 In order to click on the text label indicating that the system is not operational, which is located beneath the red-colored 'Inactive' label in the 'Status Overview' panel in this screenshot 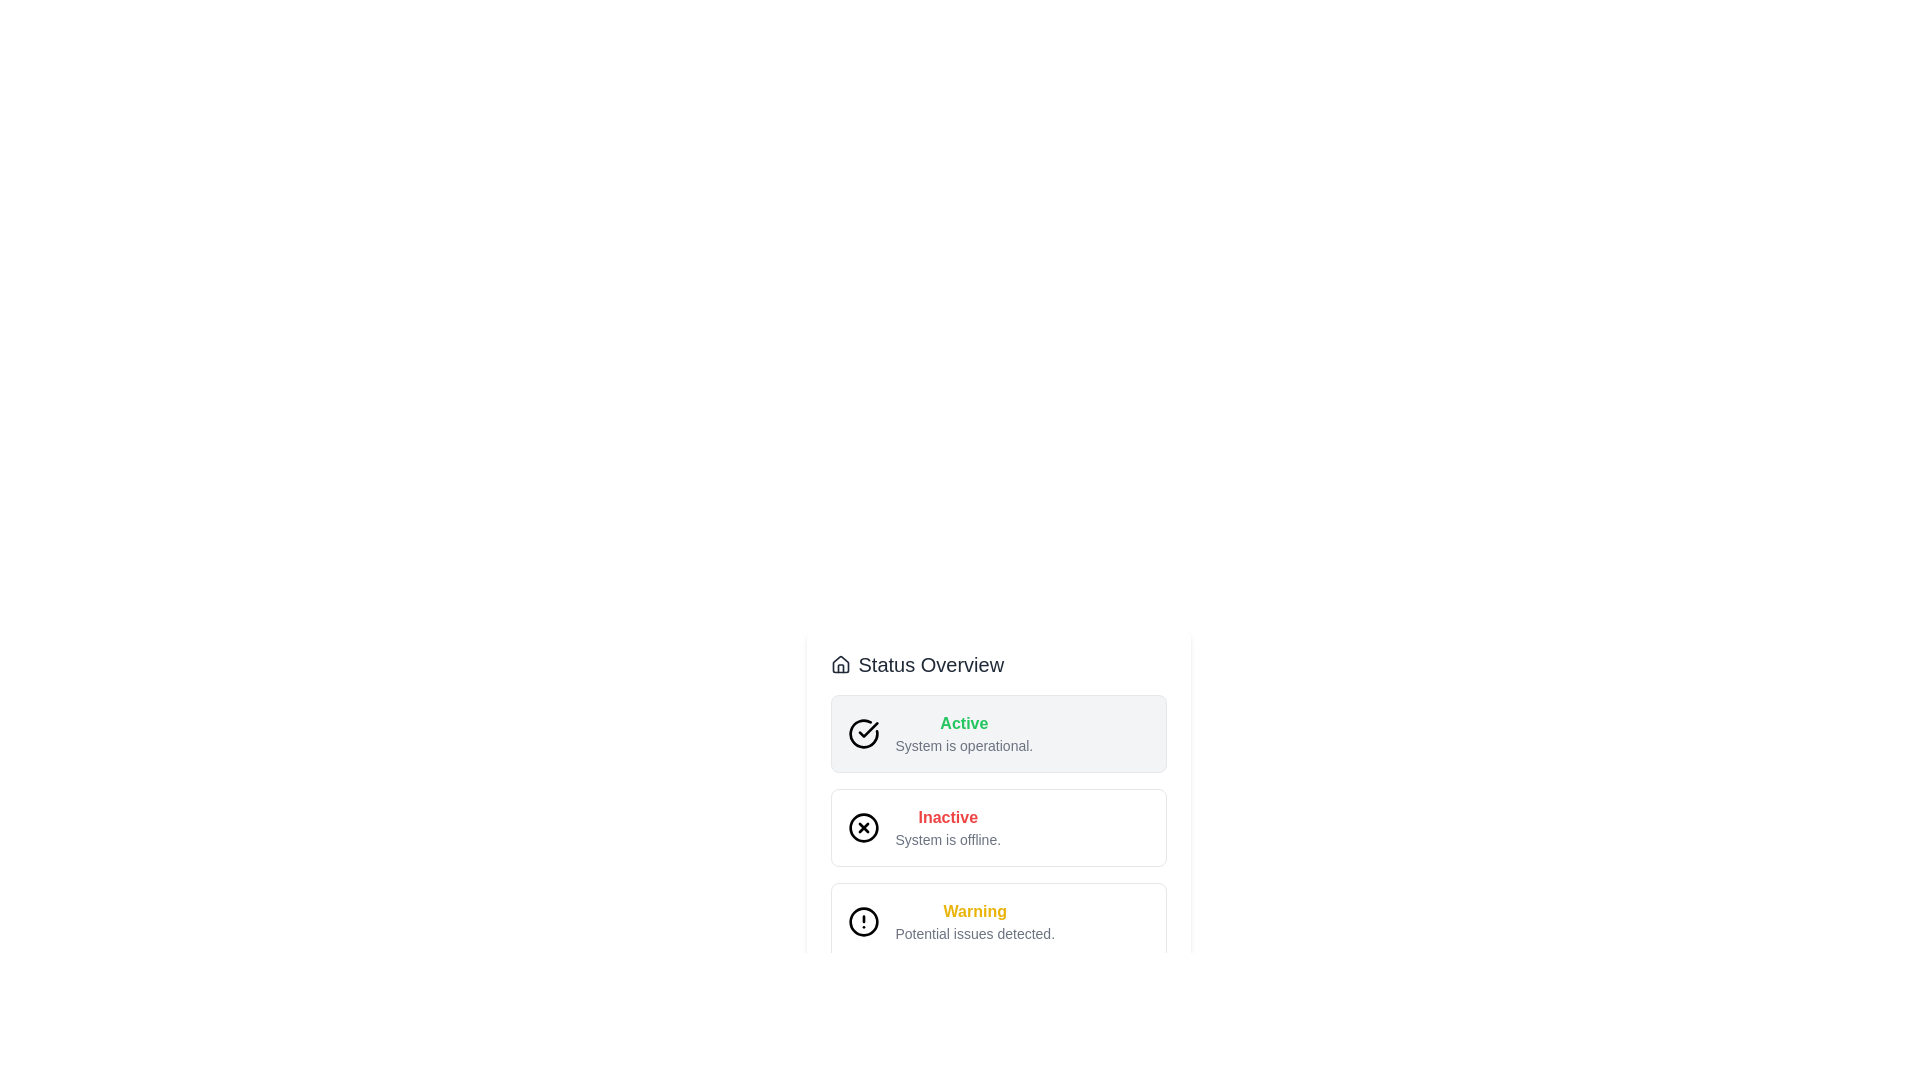, I will do `click(947, 840)`.